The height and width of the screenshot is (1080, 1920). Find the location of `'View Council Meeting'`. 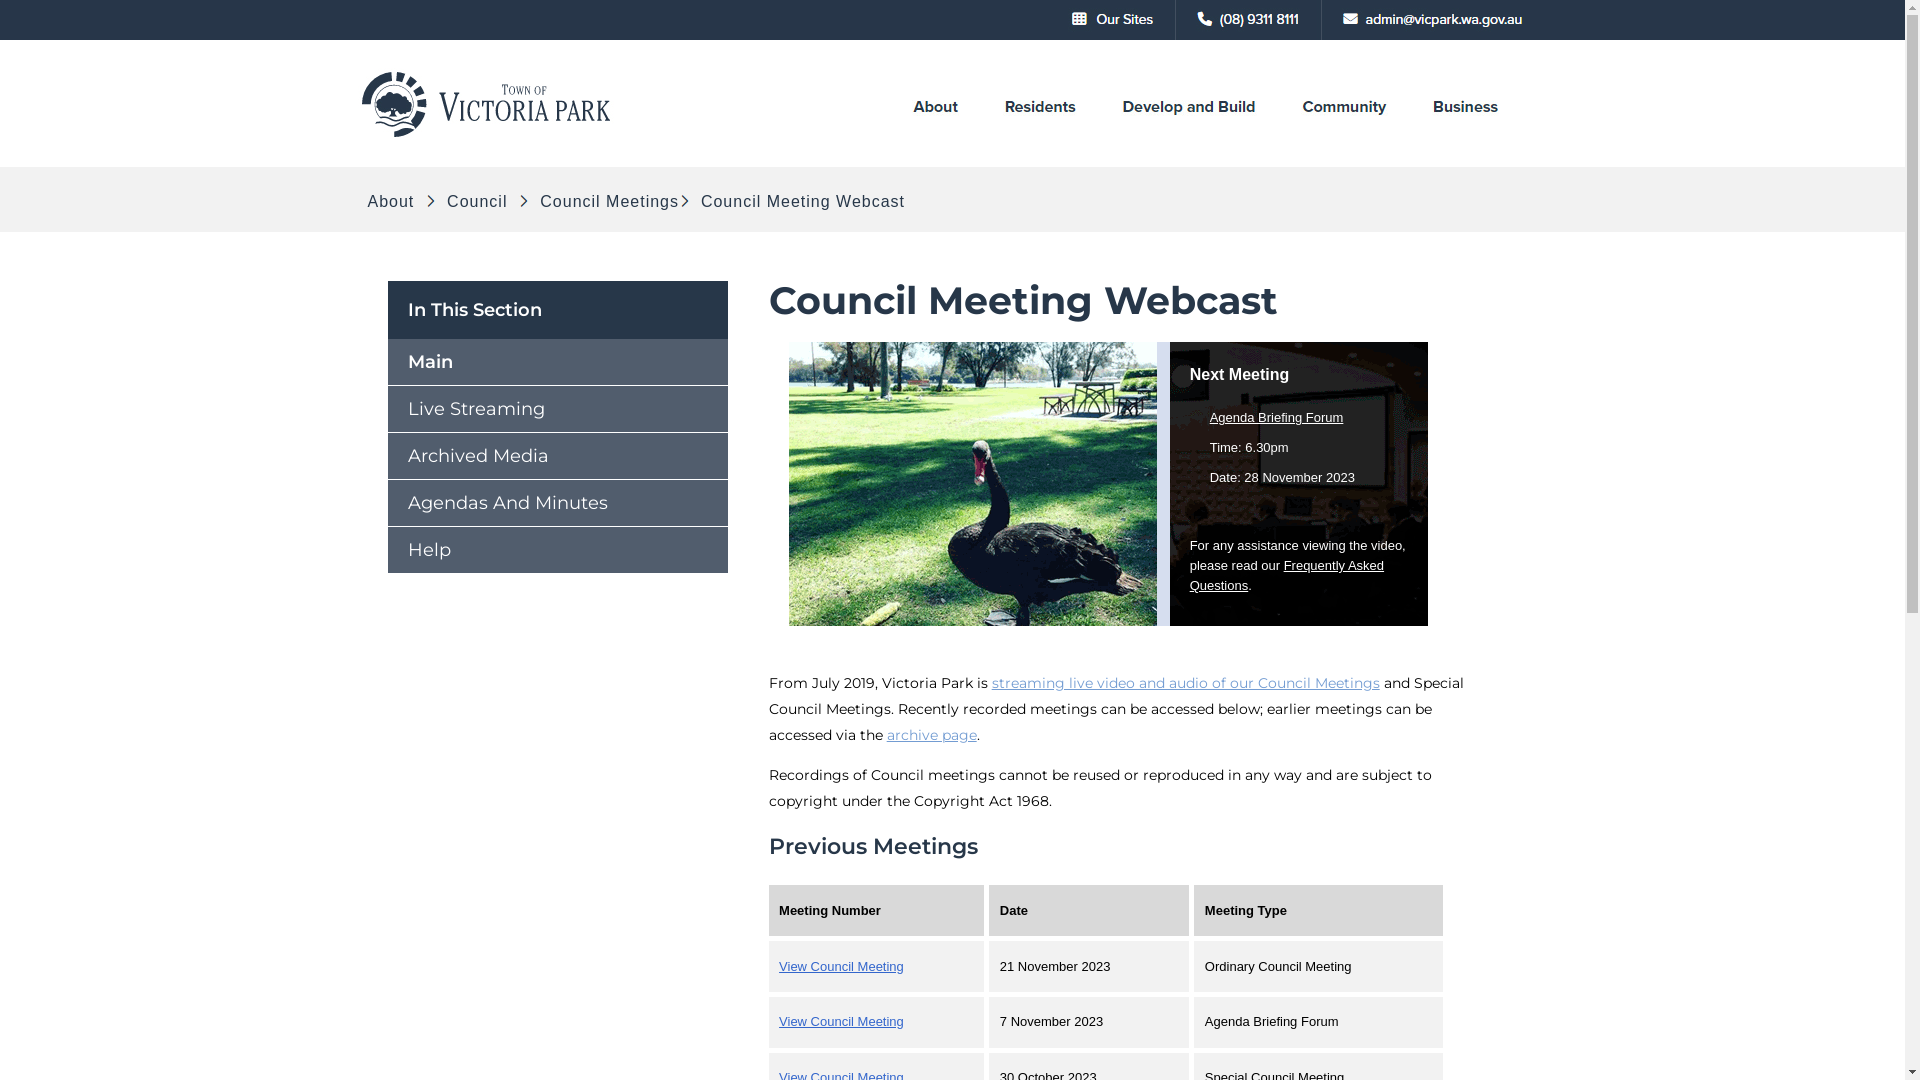

'View Council Meeting' is located at coordinates (841, 1021).